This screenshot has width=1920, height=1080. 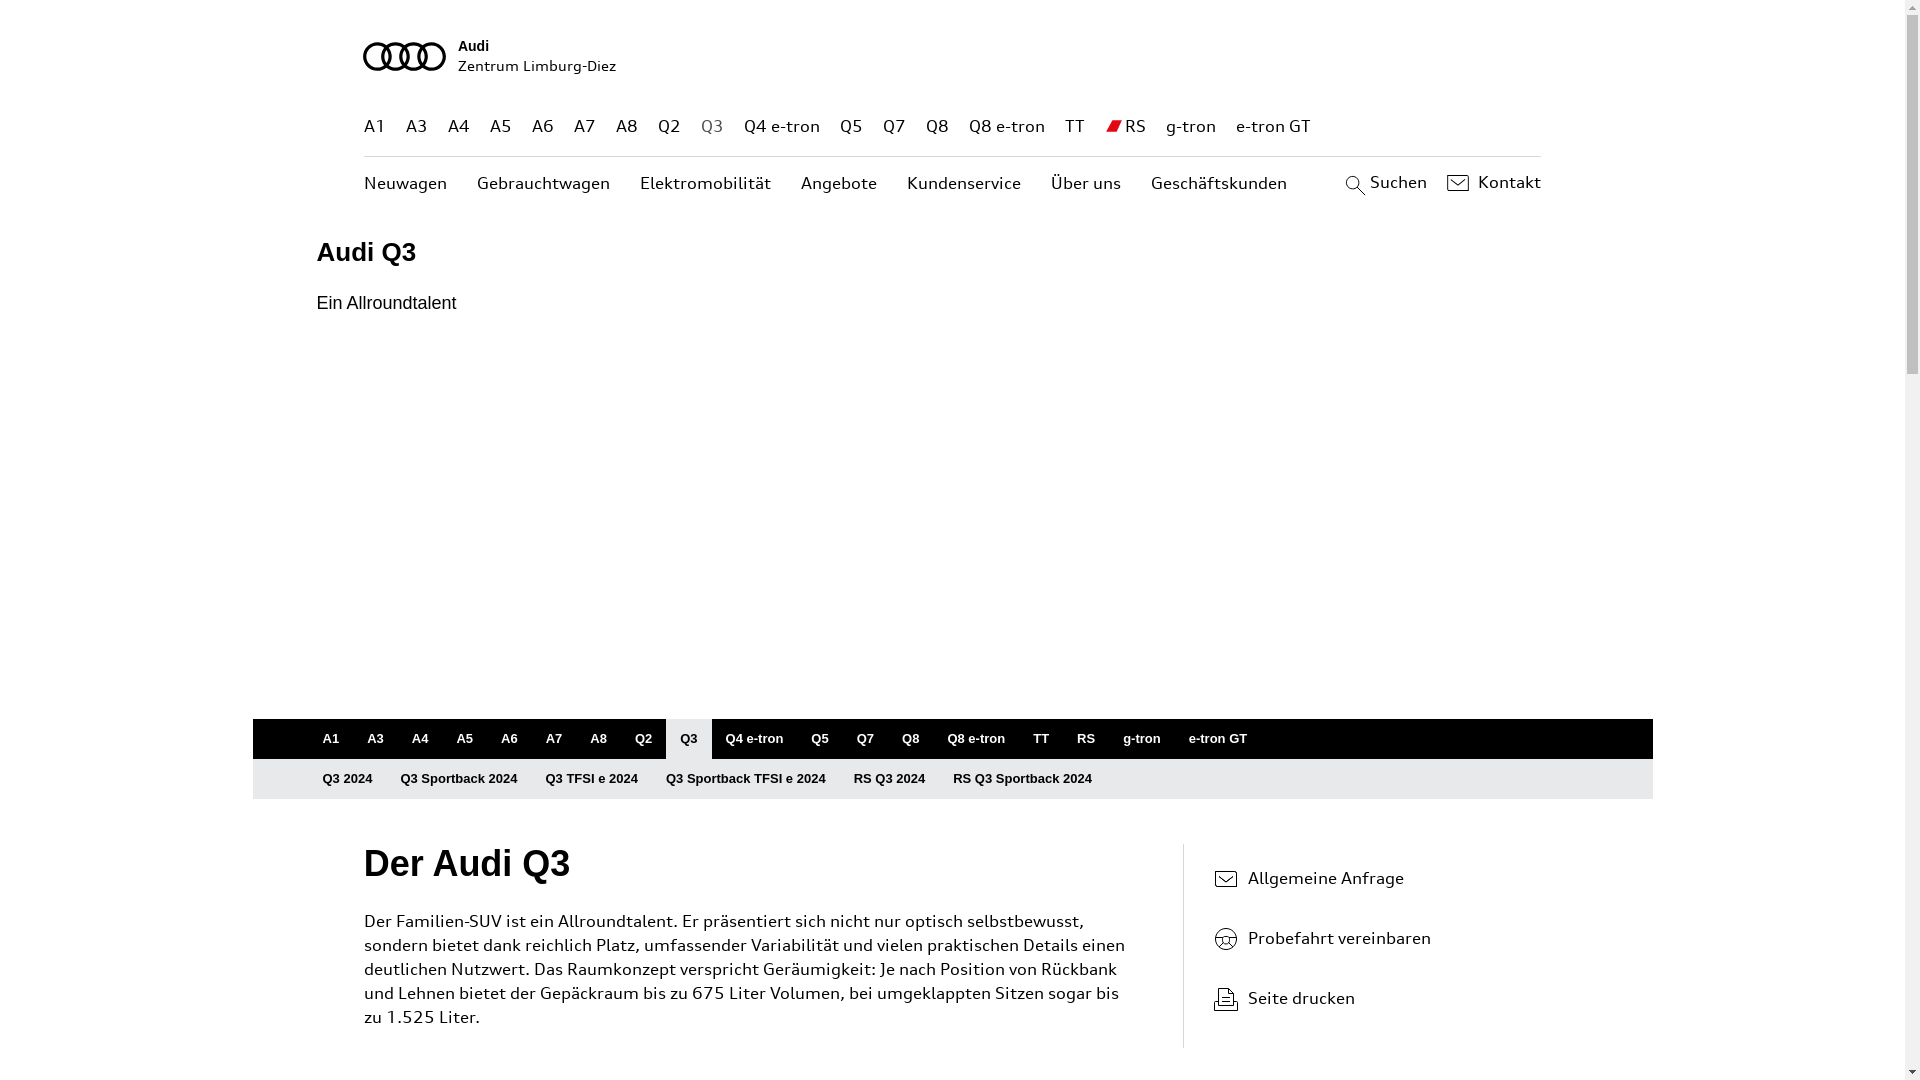 What do you see at coordinates (1217, 739) in the screenshot?
I see `'e-tron GT'` at bounding box center [1217, 739].